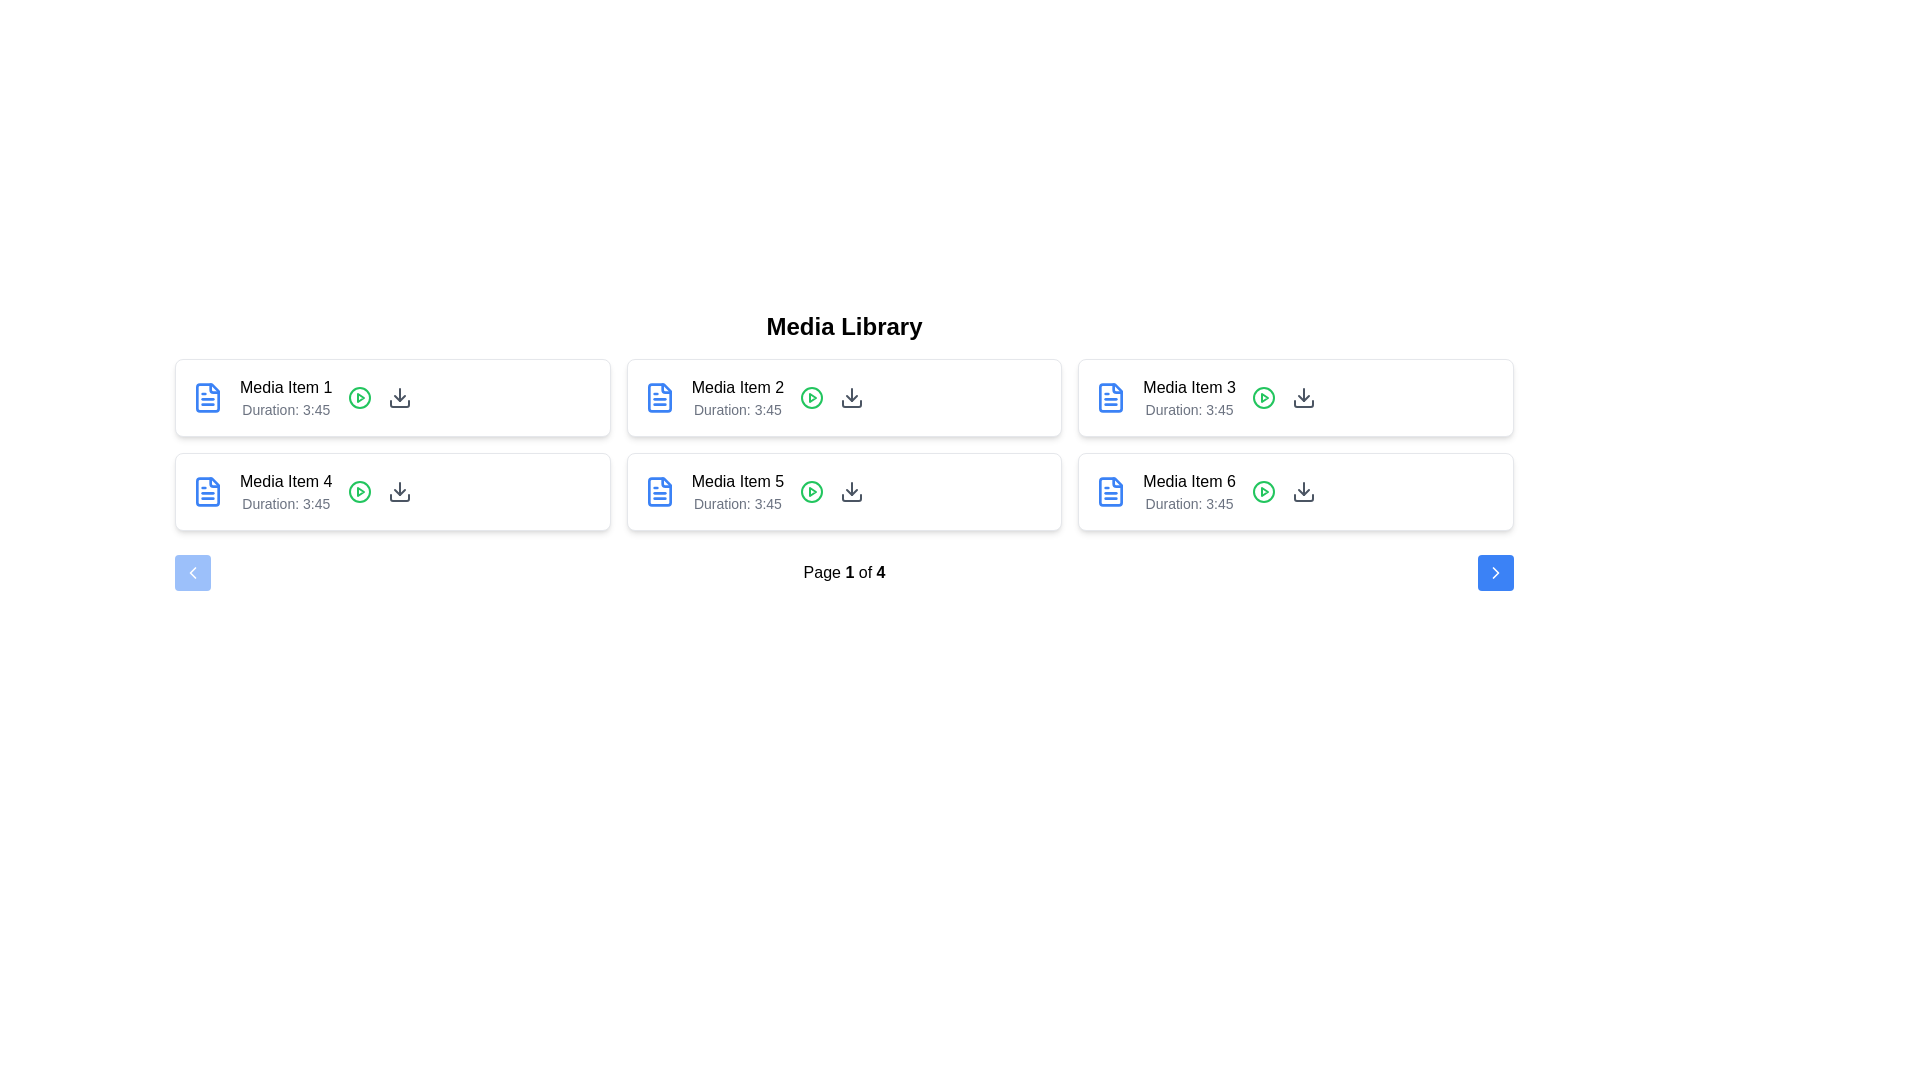  I want to click on the download icon, which is an outlined downward arrow styled in gray, located beside the play icon within the 'Media Item 2' card to initiate download, so click(852, 397).